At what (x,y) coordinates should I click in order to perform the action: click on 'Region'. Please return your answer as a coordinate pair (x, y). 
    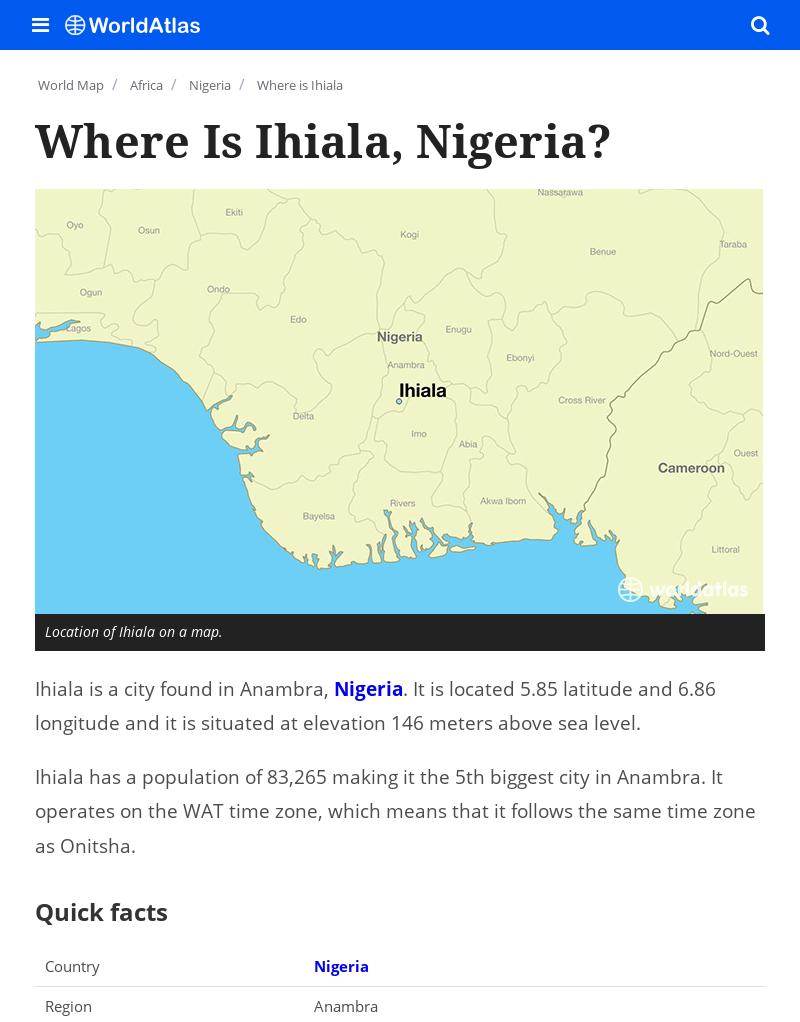
    Looking at the image, I should click on (44, 1005).